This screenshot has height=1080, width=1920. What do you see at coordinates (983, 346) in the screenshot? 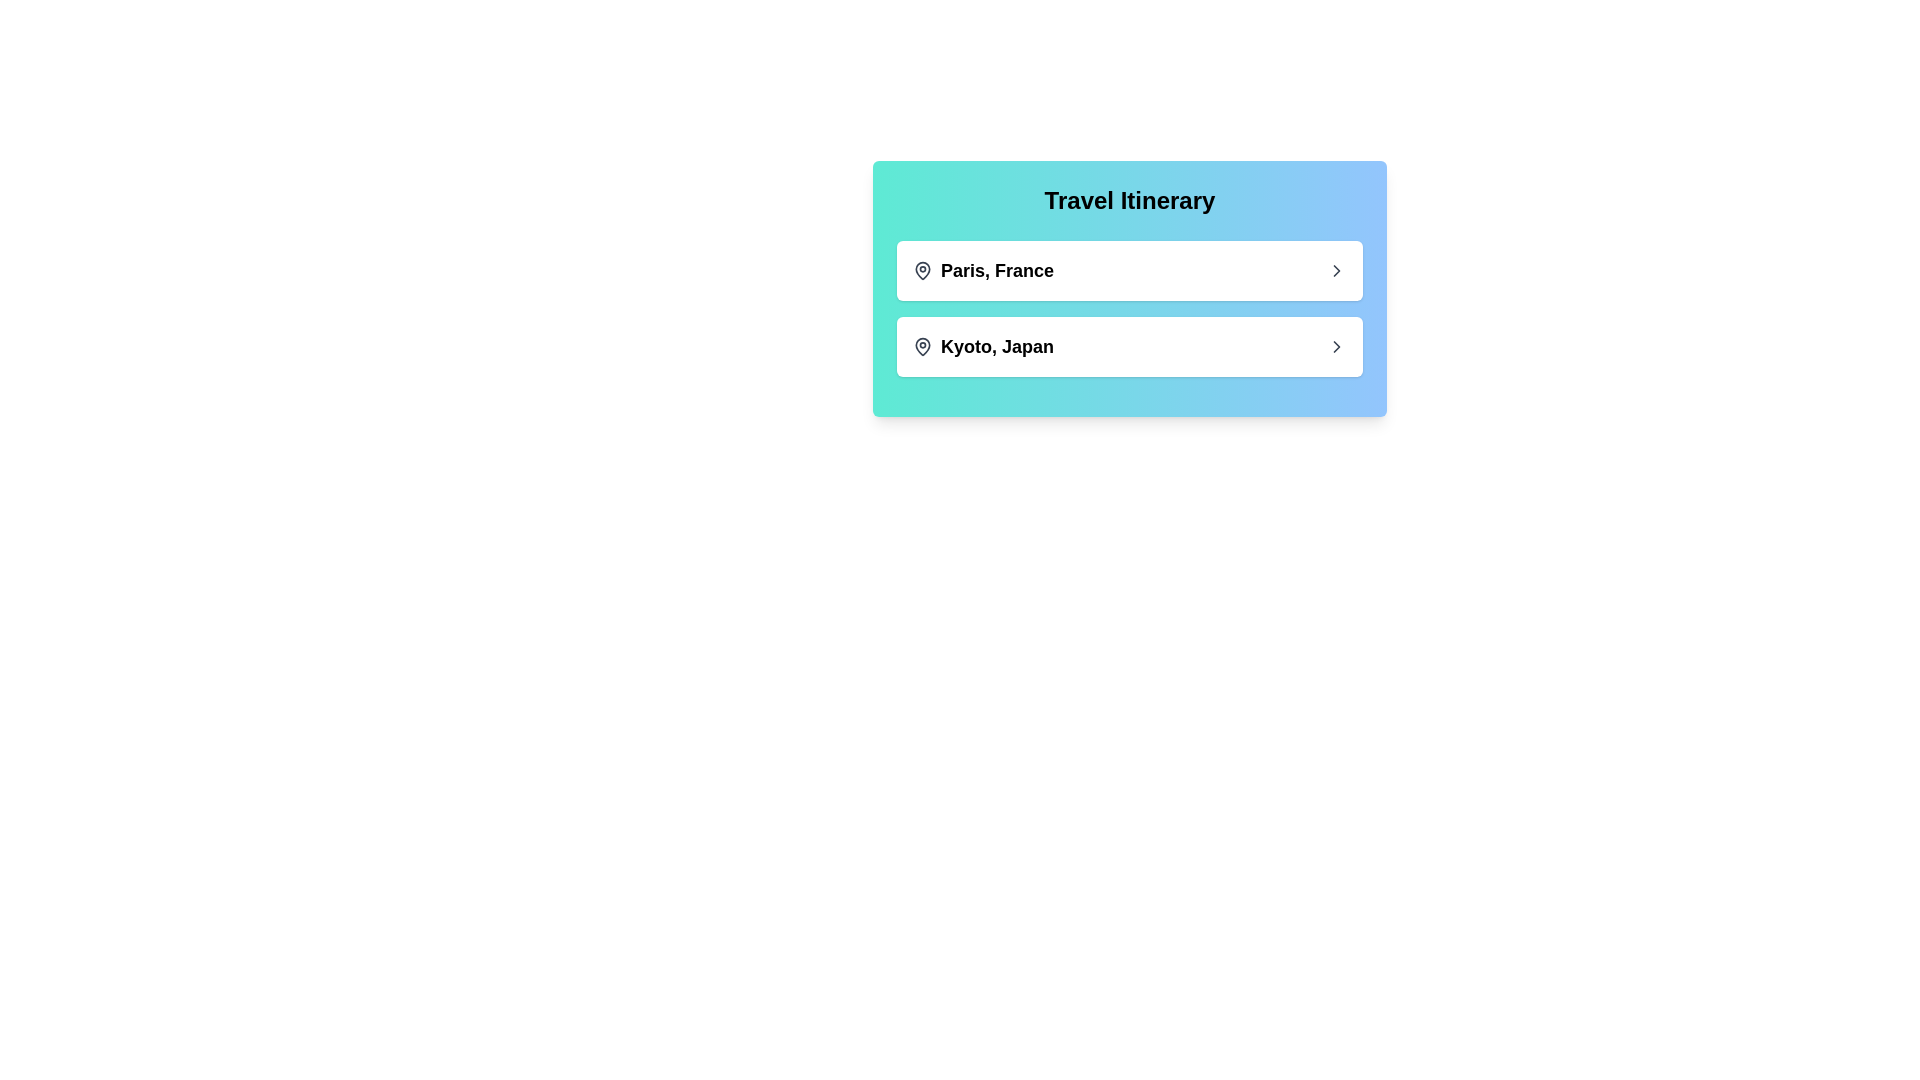
I see `the list item labeled 'Kyoto, Japan' that includes a location pin icon and is styled with a bold font inside a white rectangular button` at bounding box center [983, 346].